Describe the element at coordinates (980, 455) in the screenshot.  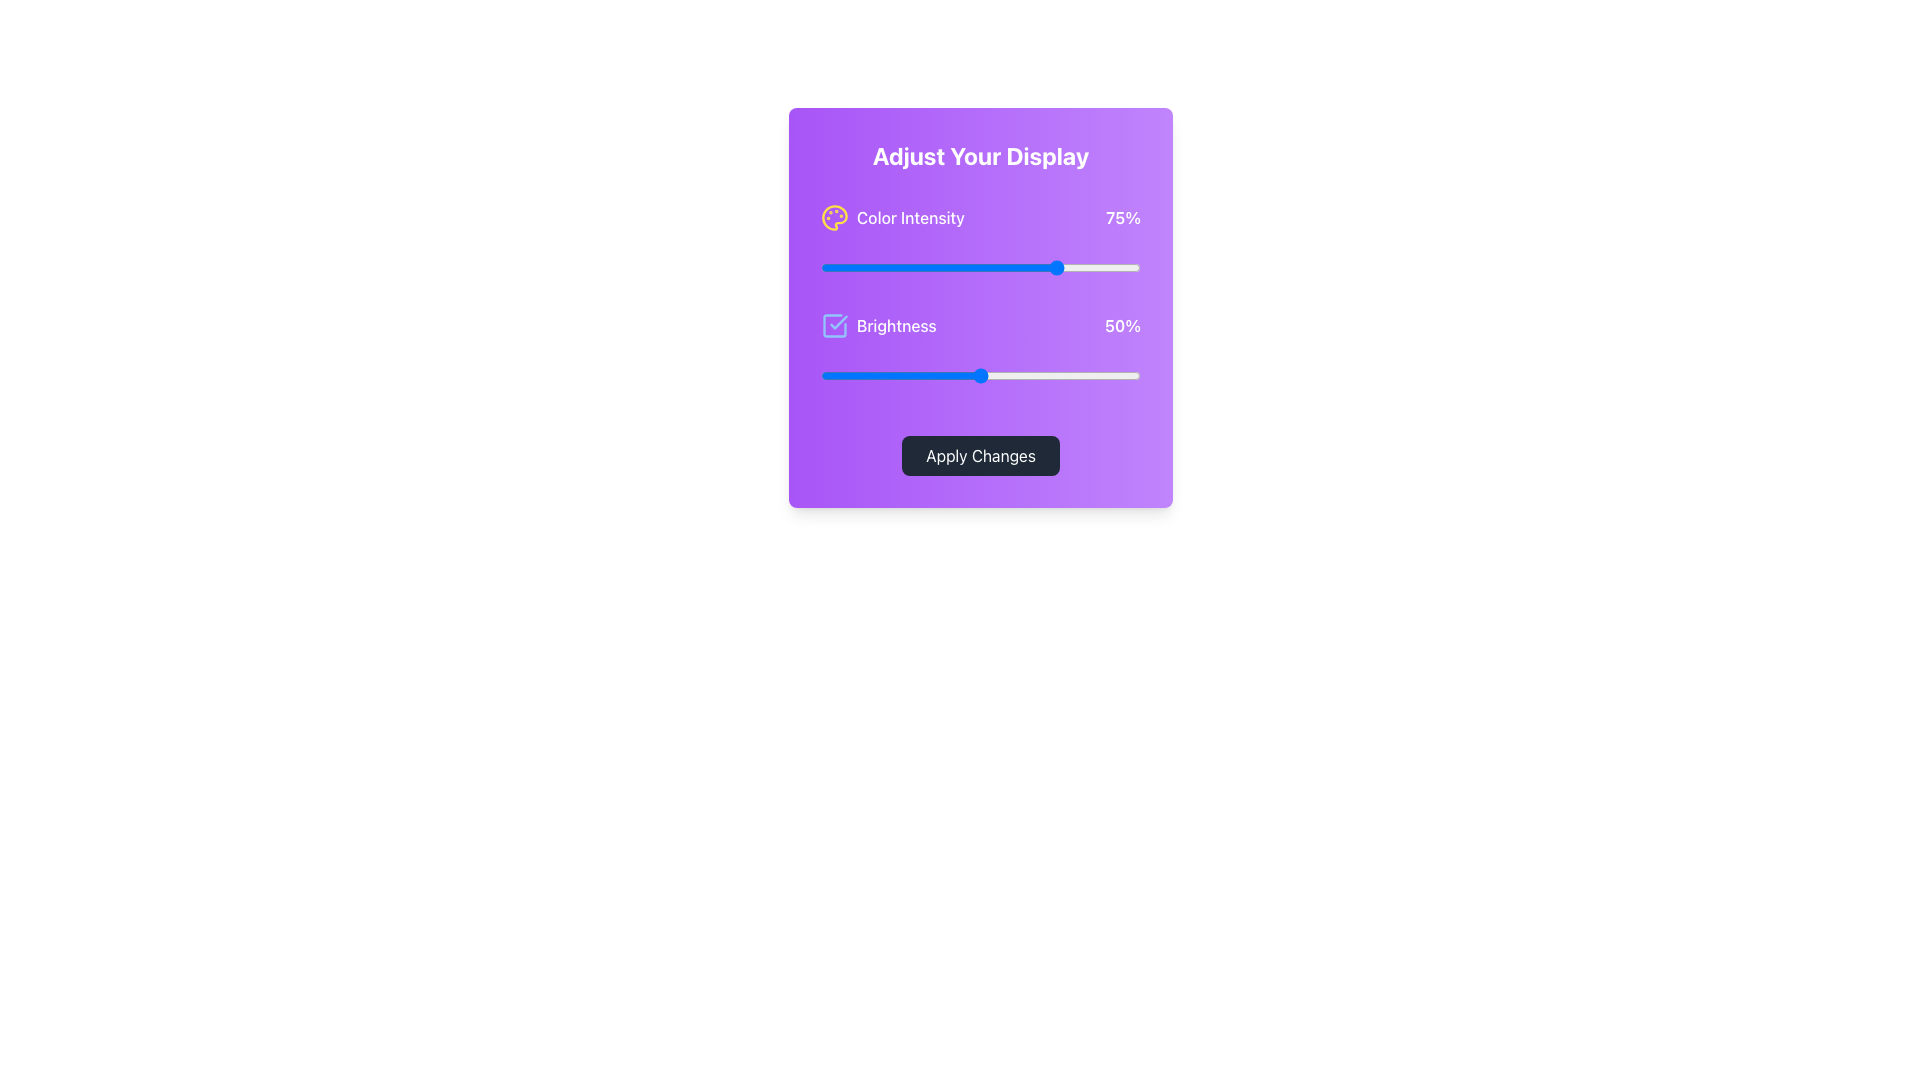
I see `the confirmation button located at the bottom center of the modal panel with a purple gradient background to apply the changes made using the sliders` at that location.